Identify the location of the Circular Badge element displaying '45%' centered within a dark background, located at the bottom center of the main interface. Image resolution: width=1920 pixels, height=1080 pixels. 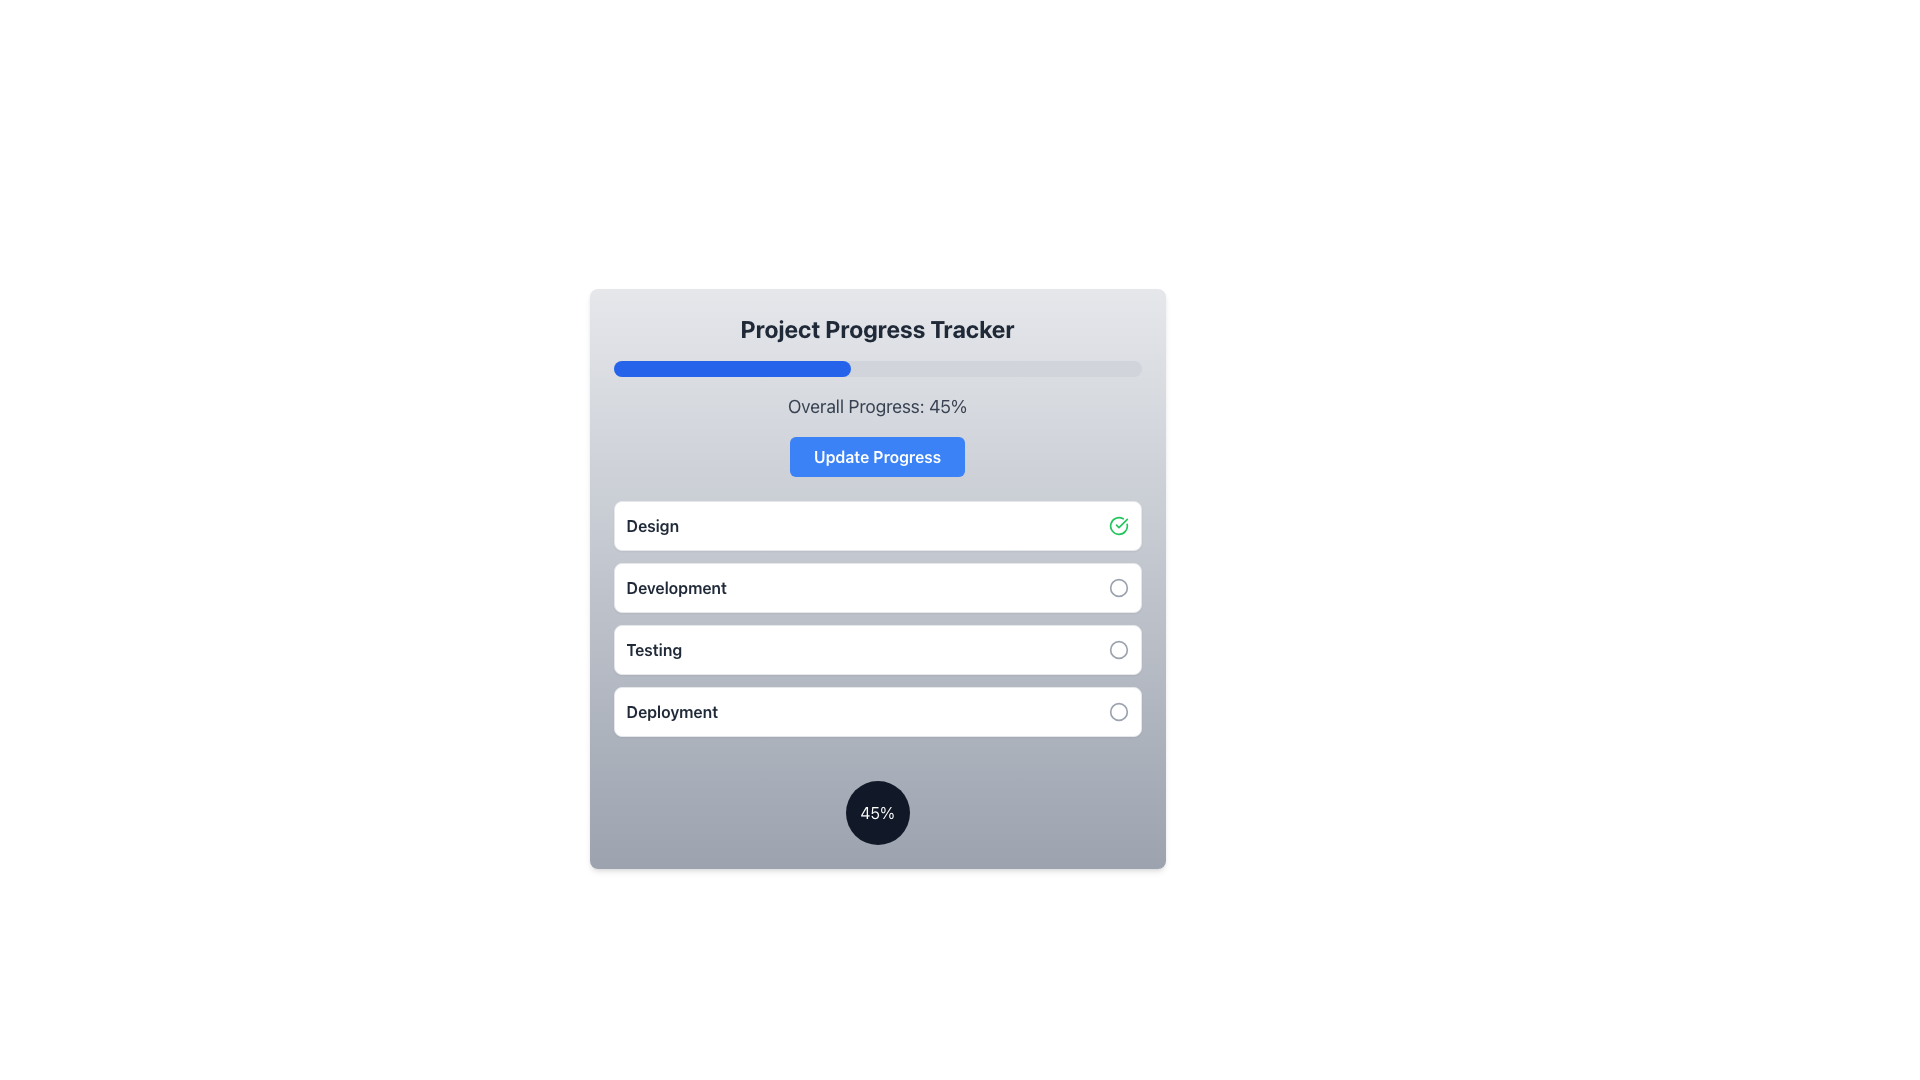
(877, 813).